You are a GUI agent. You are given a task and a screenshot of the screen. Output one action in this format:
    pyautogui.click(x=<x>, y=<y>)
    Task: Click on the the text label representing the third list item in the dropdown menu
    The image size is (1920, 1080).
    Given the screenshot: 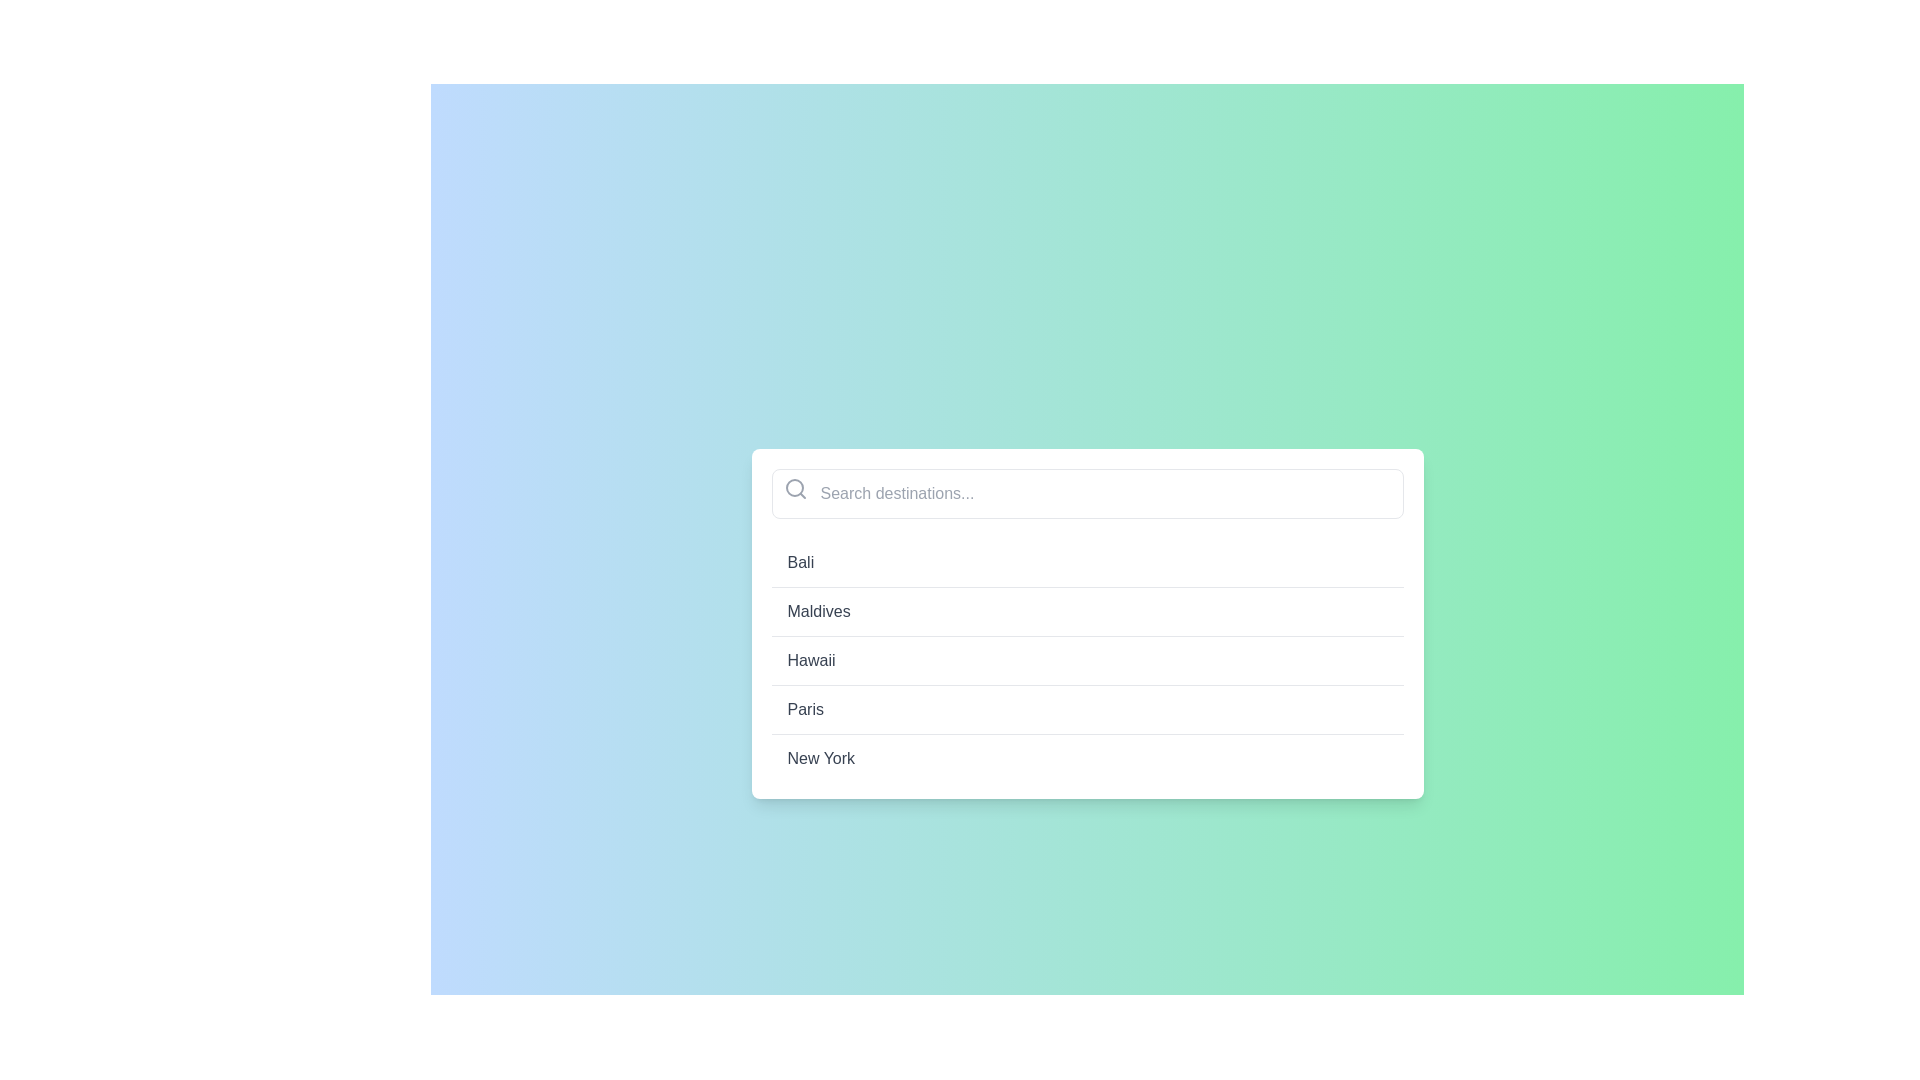 What is the action you would take?
    pyautogui.click(x=811, y=660)
    